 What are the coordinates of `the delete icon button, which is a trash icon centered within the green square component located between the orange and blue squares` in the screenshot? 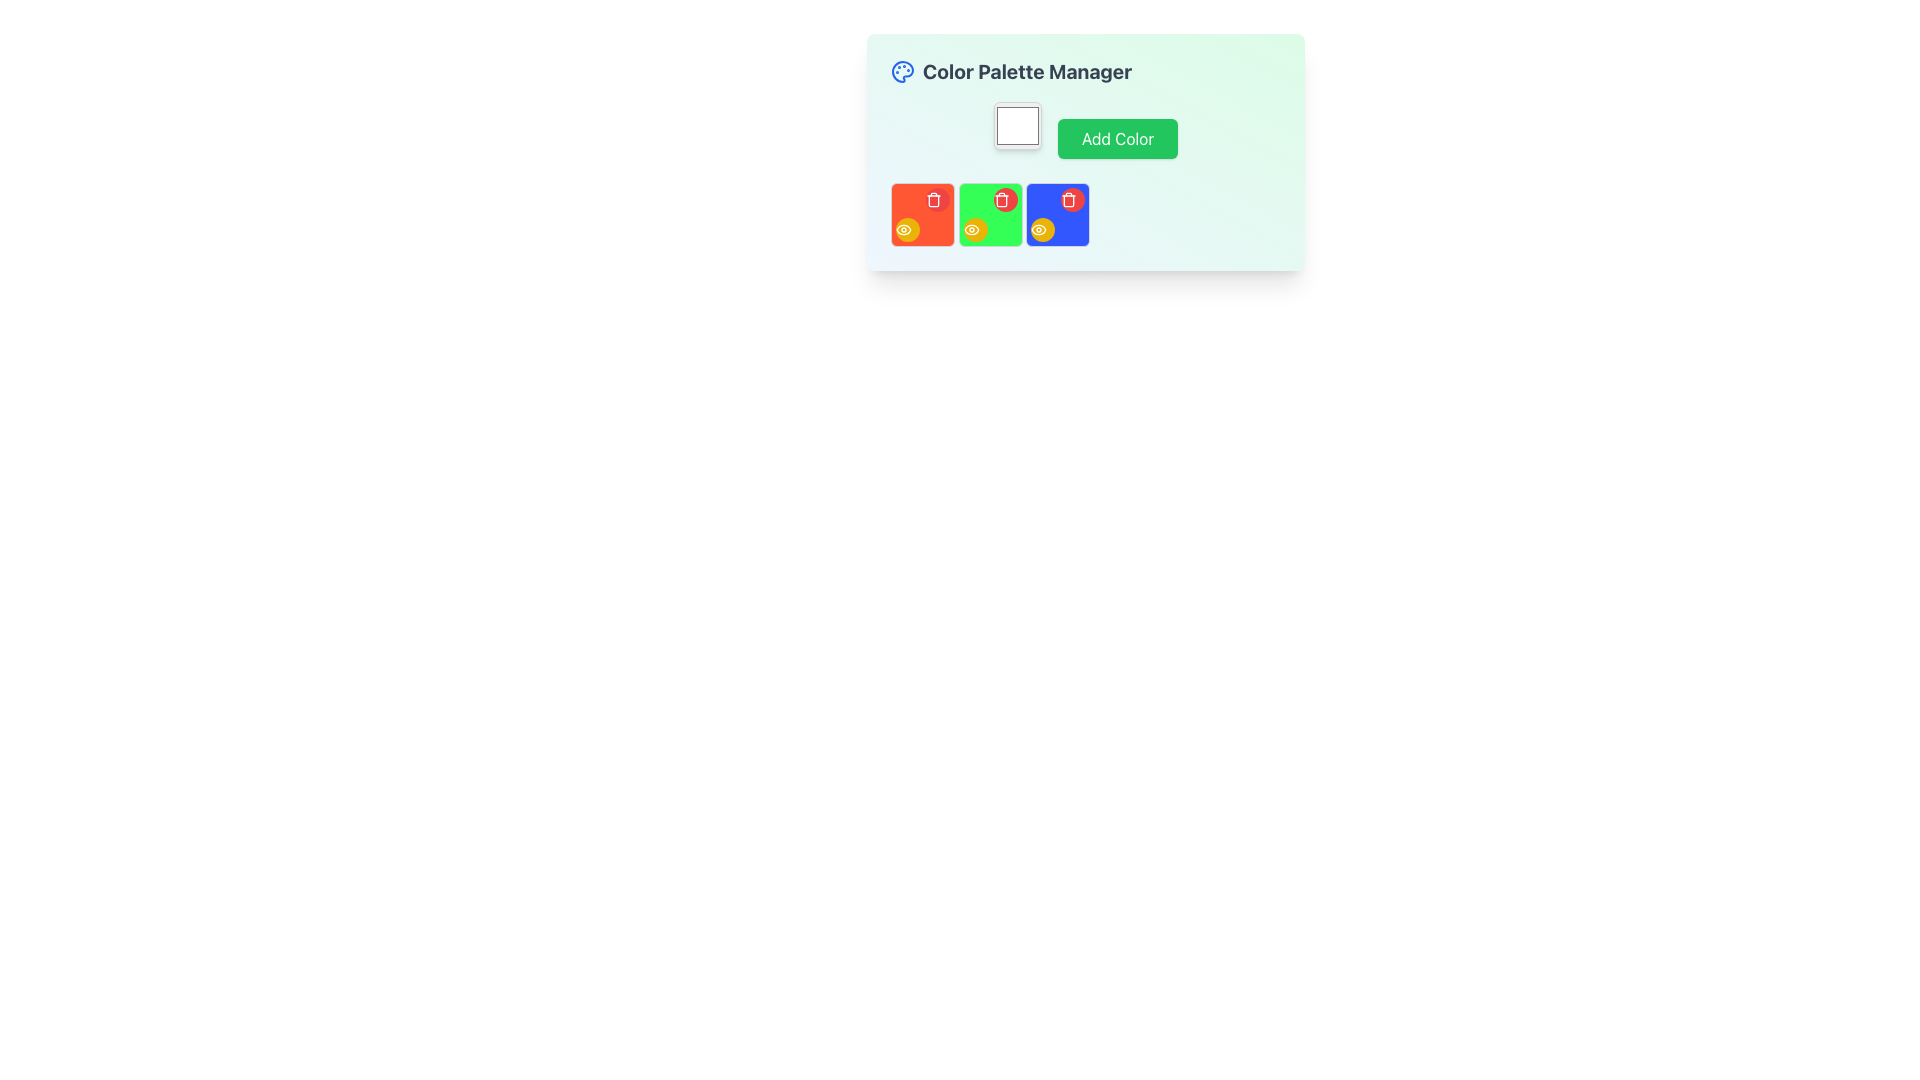 It's located at (1001, 200).